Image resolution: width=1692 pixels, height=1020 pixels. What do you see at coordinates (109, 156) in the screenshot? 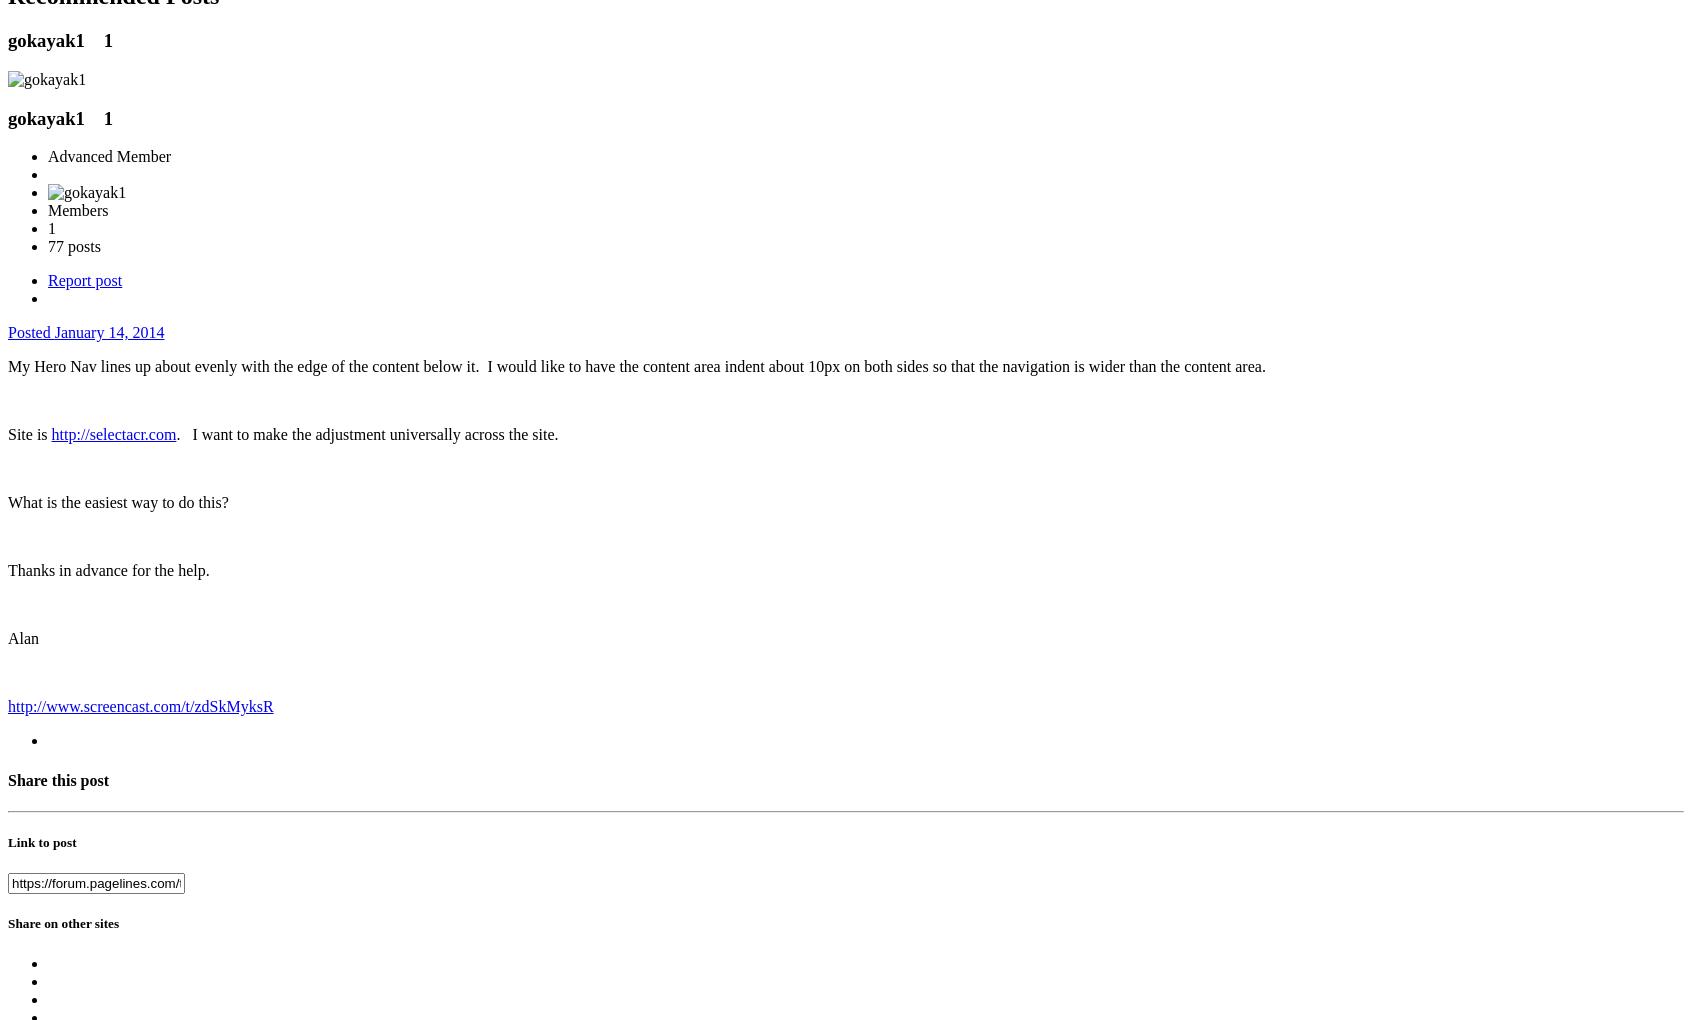
I see `'Advanced Member'` at bounding box center [109, 156].